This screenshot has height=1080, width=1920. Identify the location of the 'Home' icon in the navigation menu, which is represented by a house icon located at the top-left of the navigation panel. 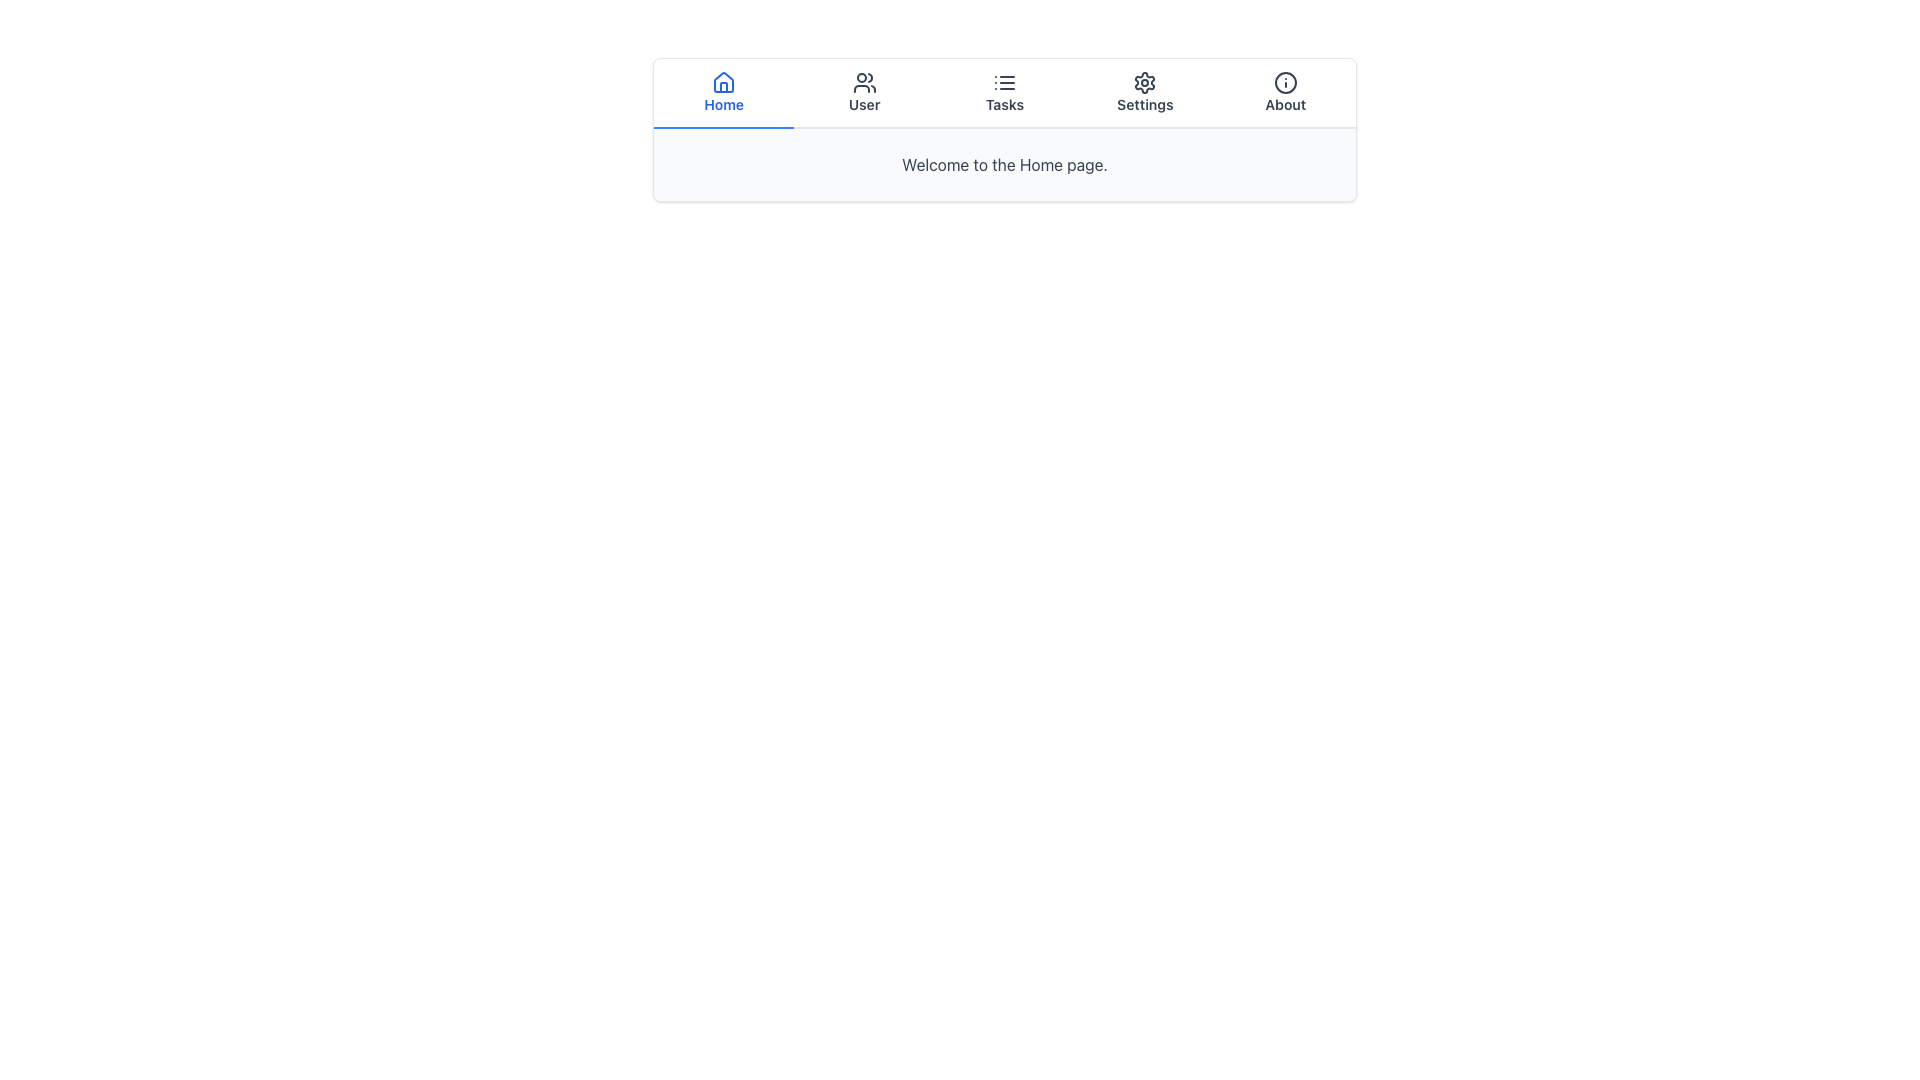
(723, 82).